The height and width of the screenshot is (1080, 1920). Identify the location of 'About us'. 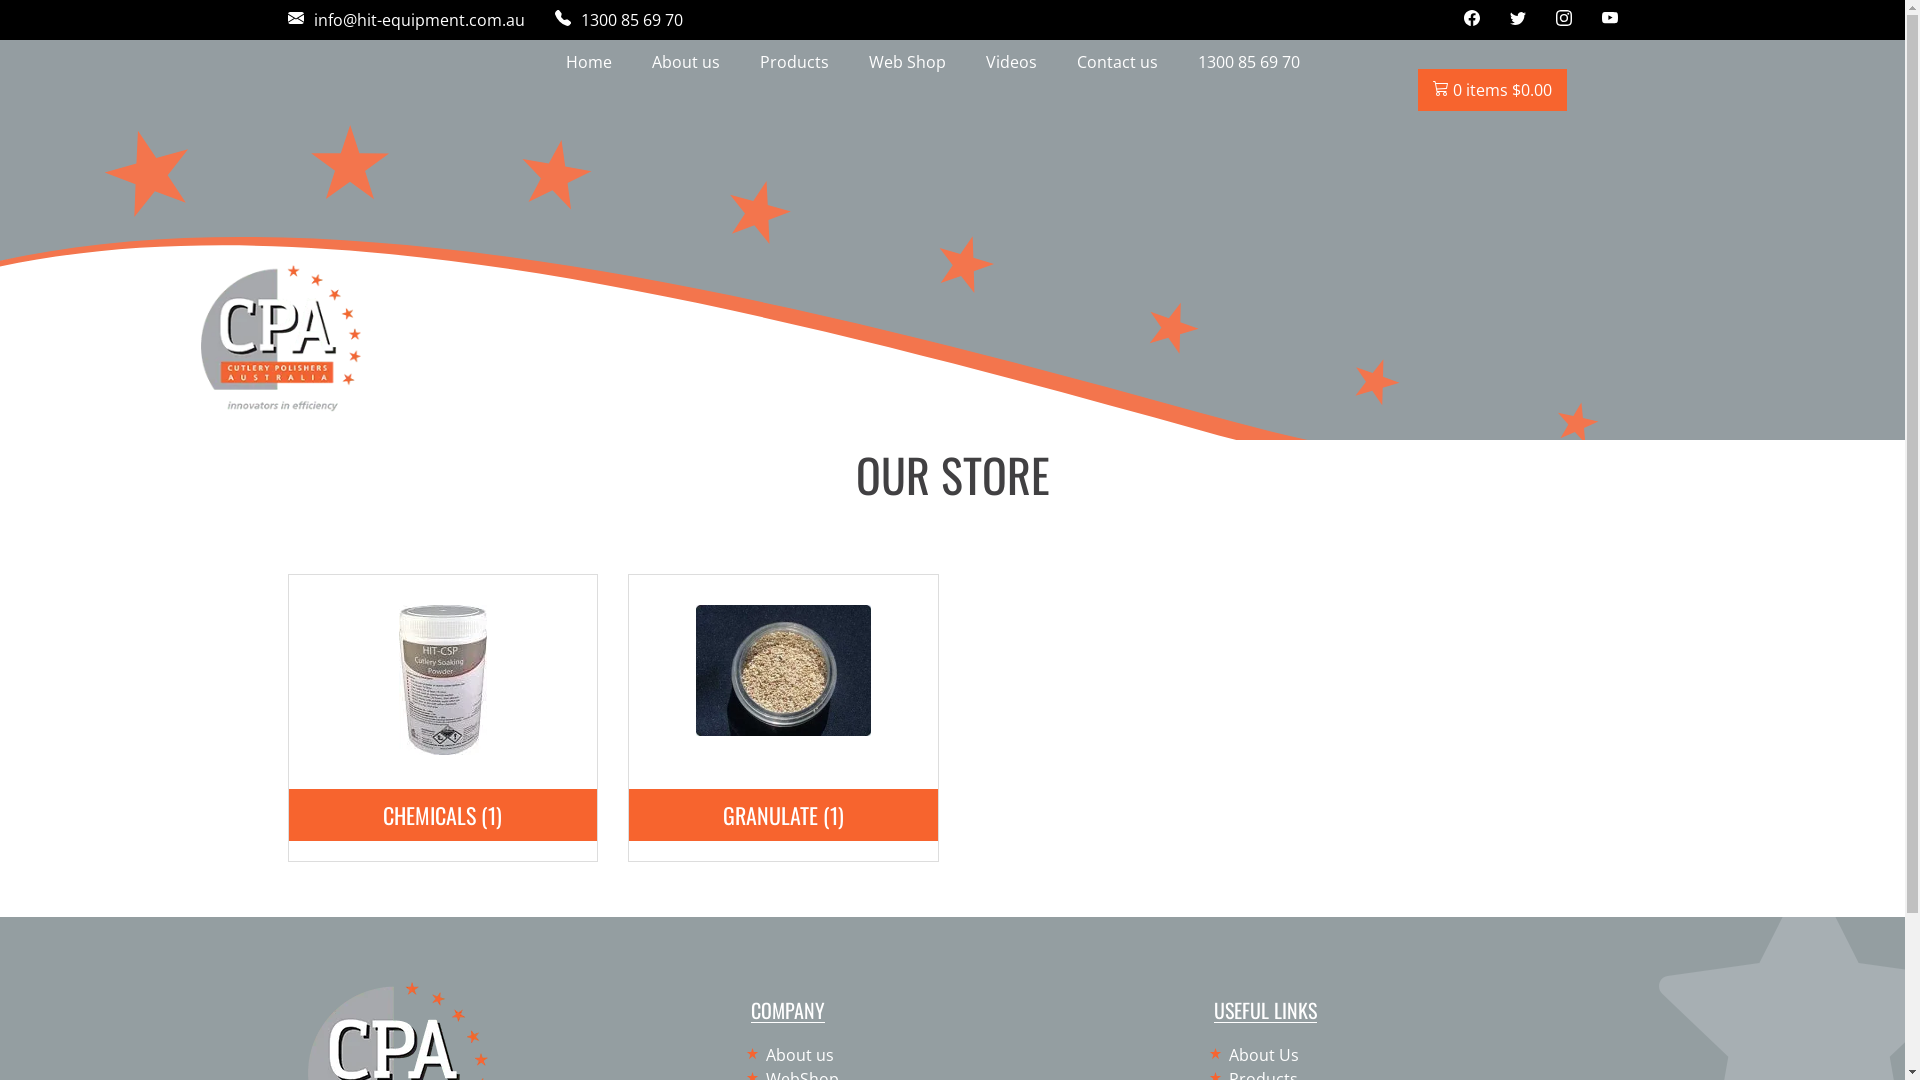
(686, 60).